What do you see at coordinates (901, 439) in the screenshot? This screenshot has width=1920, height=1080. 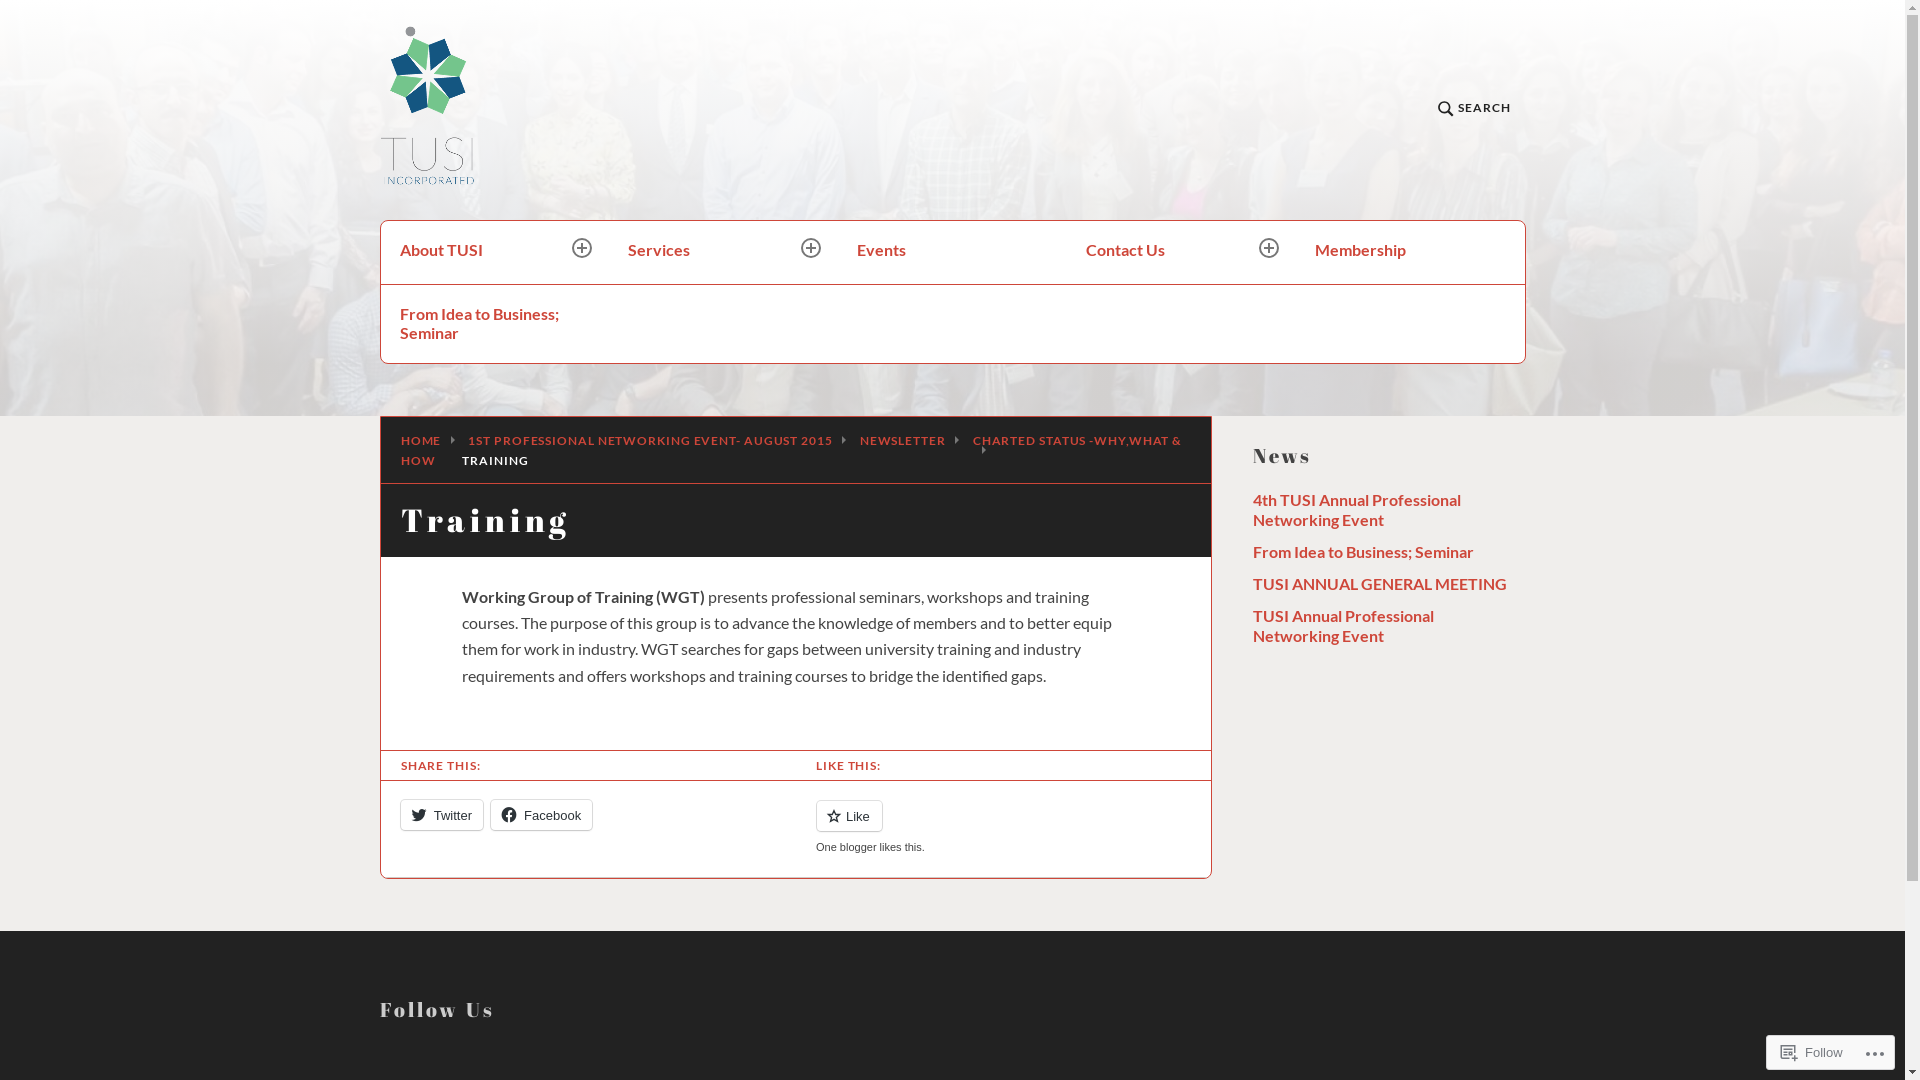 I see `'NEWSLETTER'` at bounding box center [901, 439].